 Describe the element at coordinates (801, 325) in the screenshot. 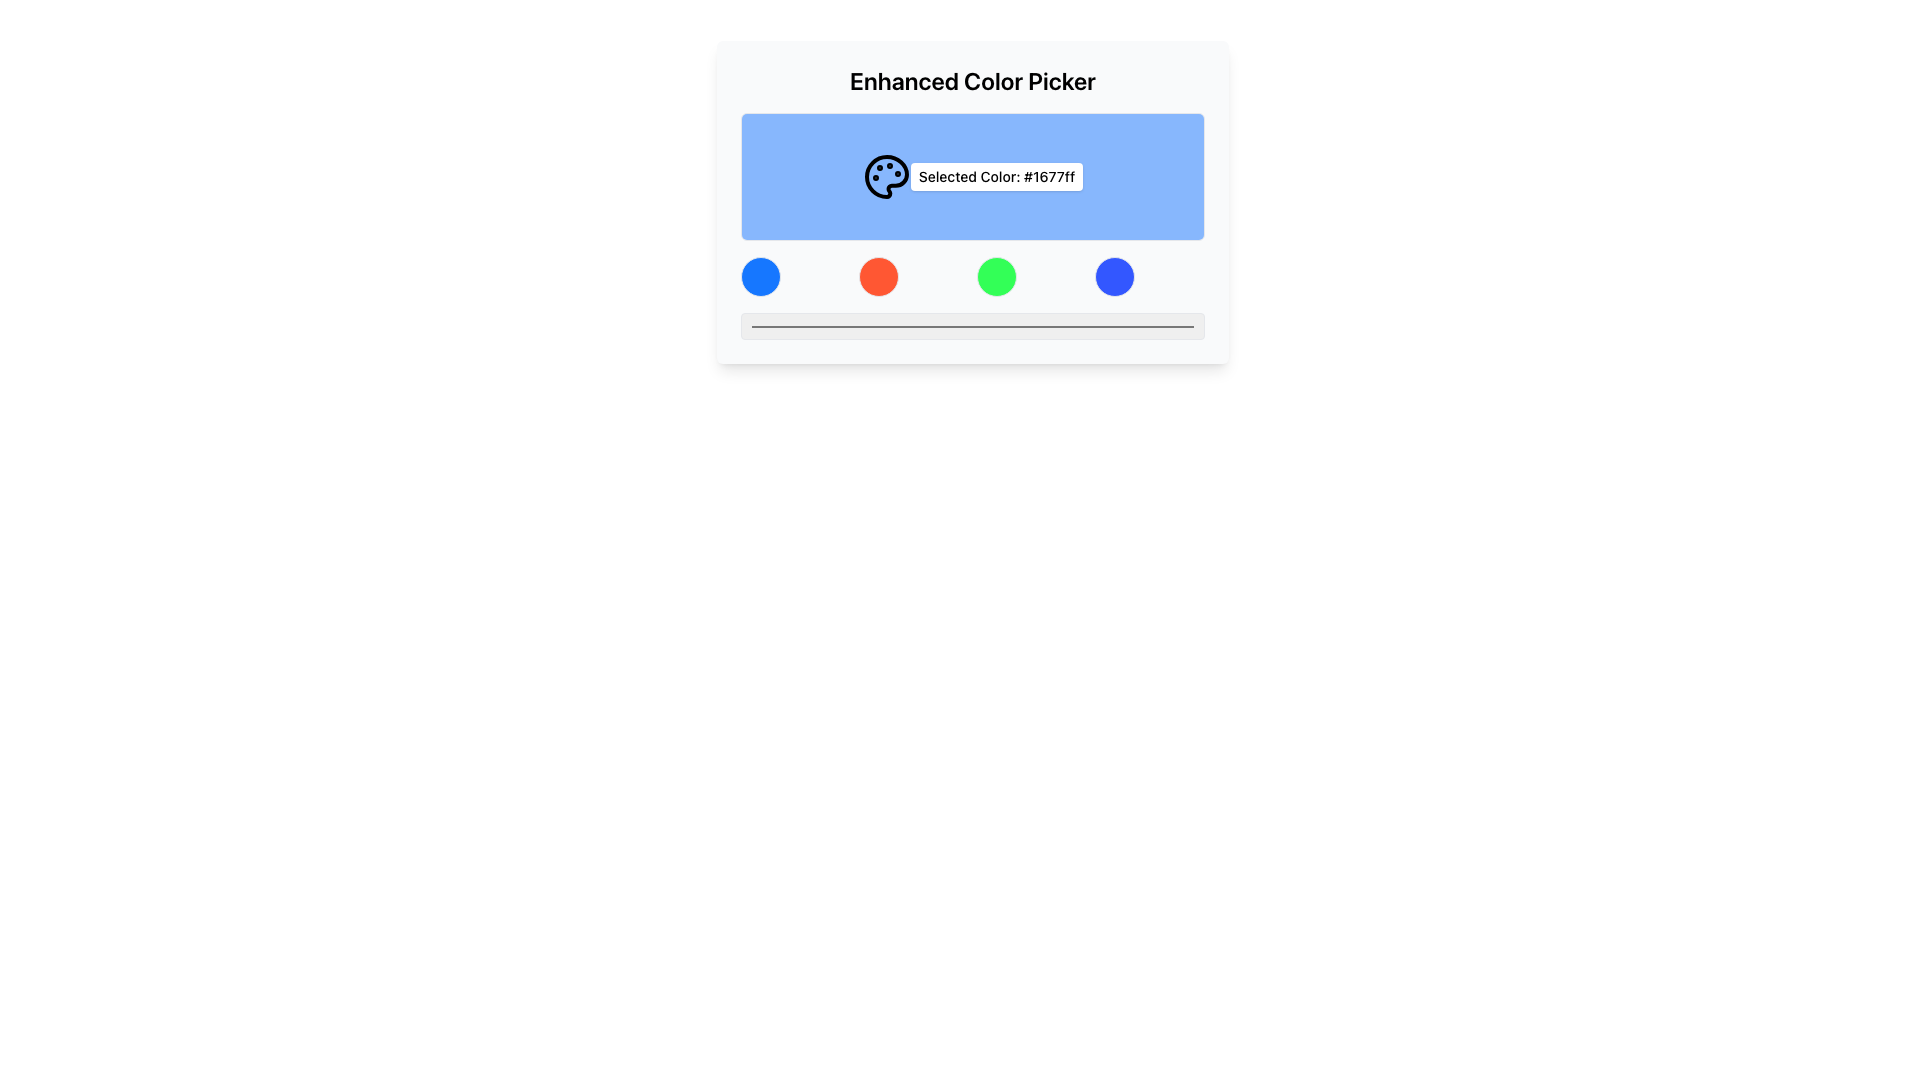

I see `the slider` at that location.